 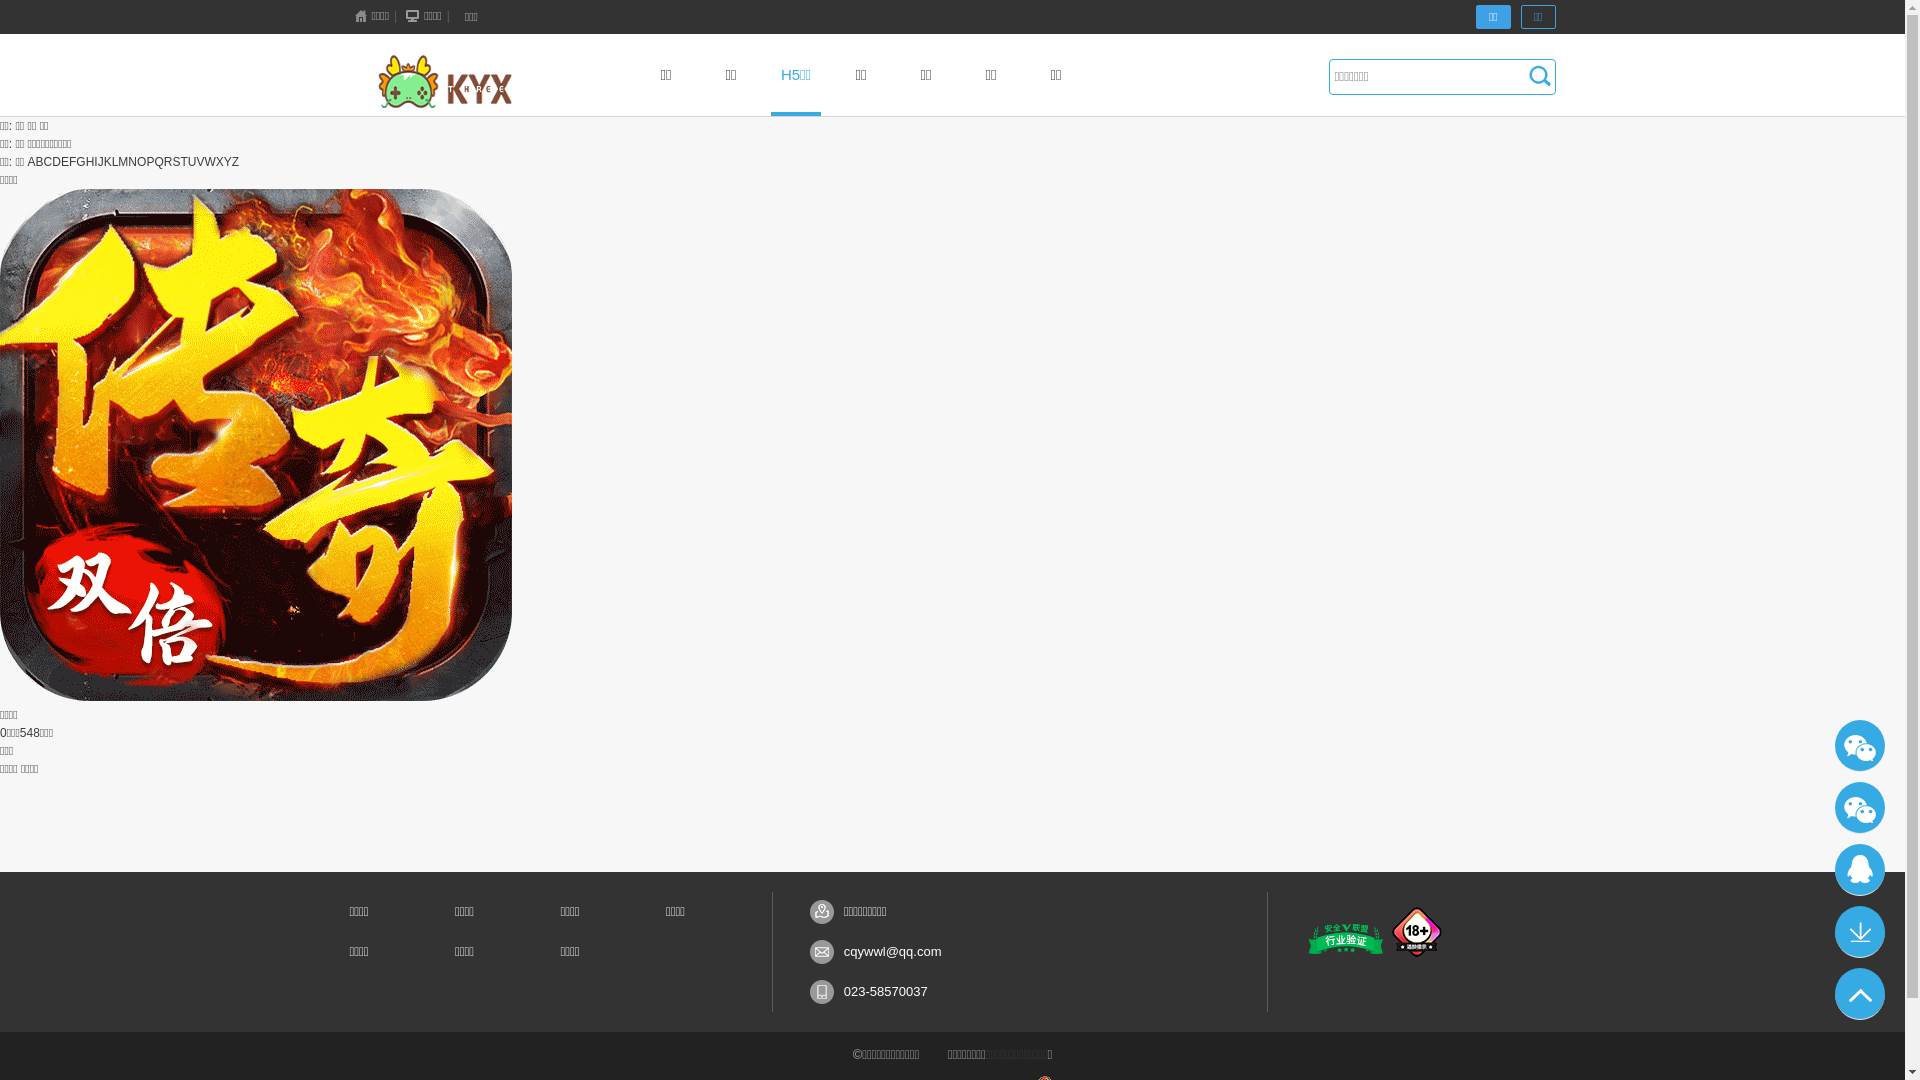 I want to click on 'T', so click(x=183, y=161).